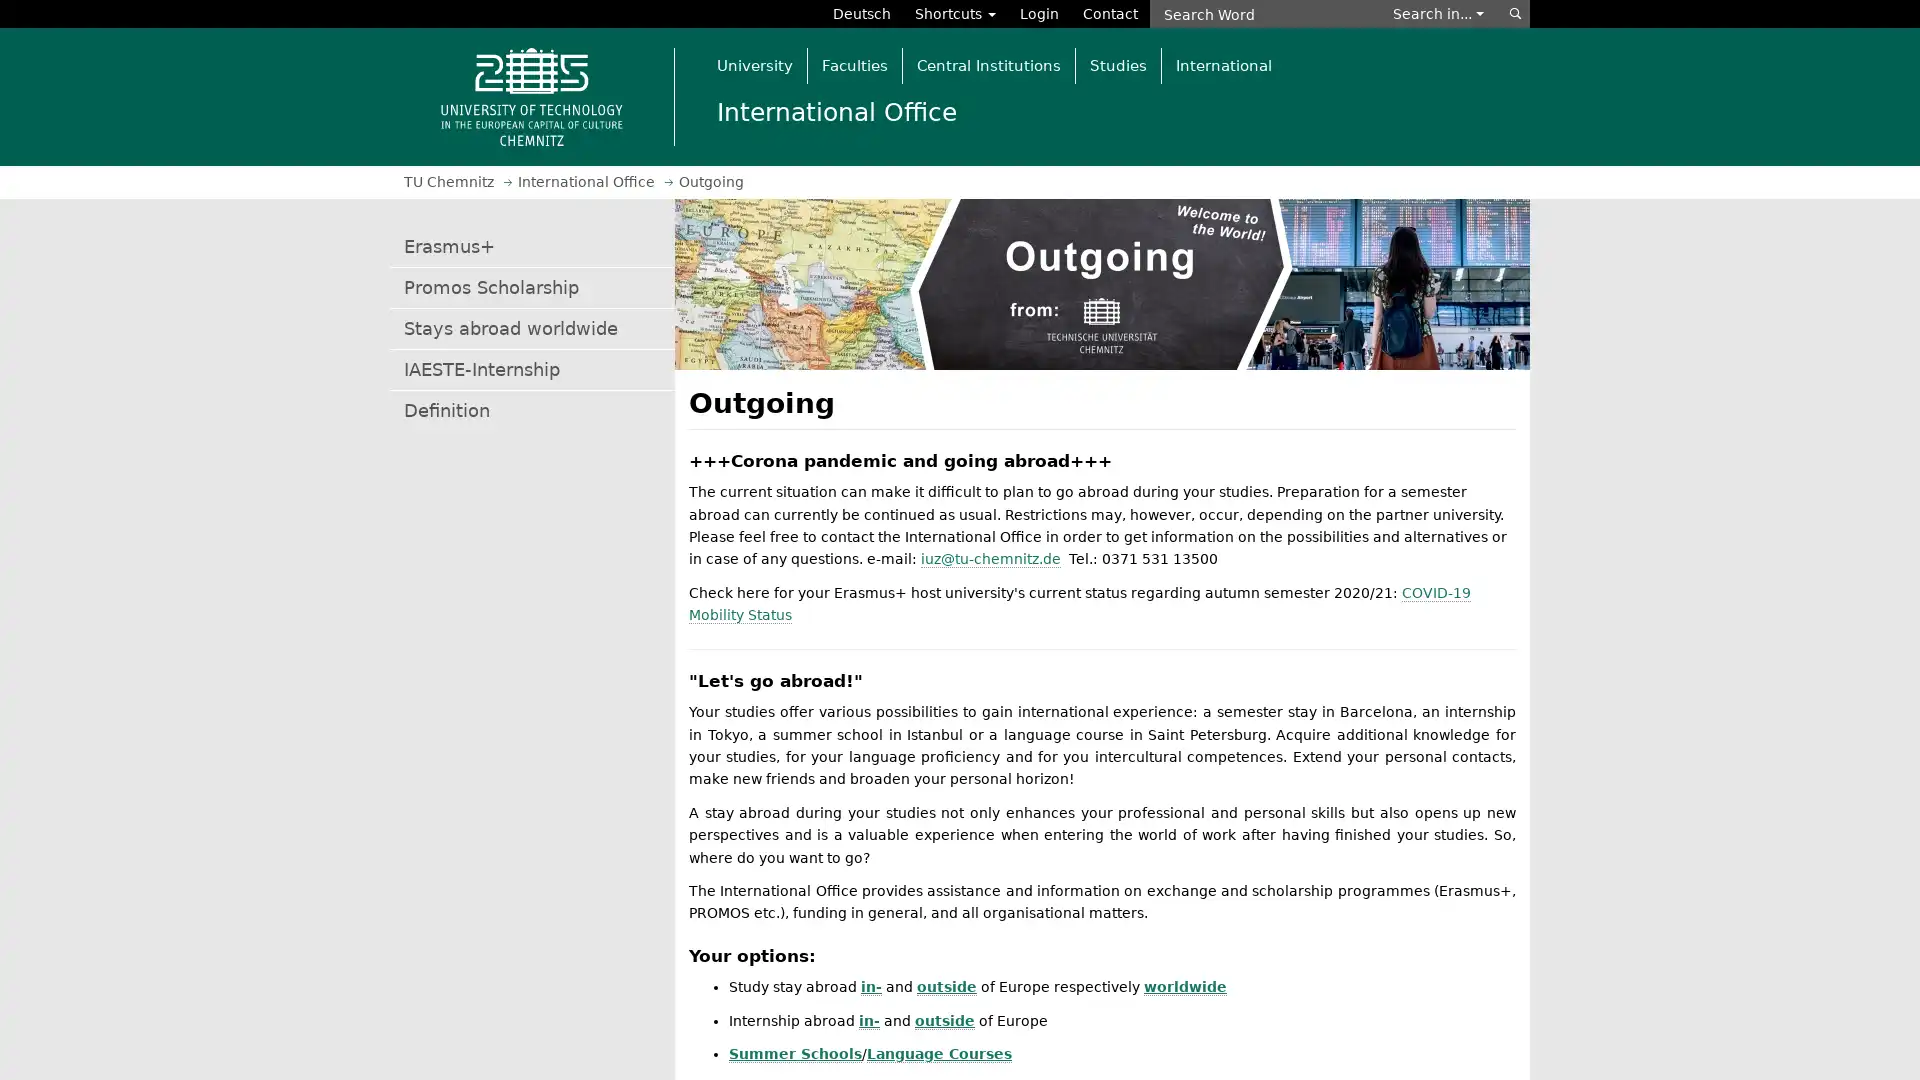  Describe the element at coordinates (1222, 64) in the screenshot. I see `International` at that location.